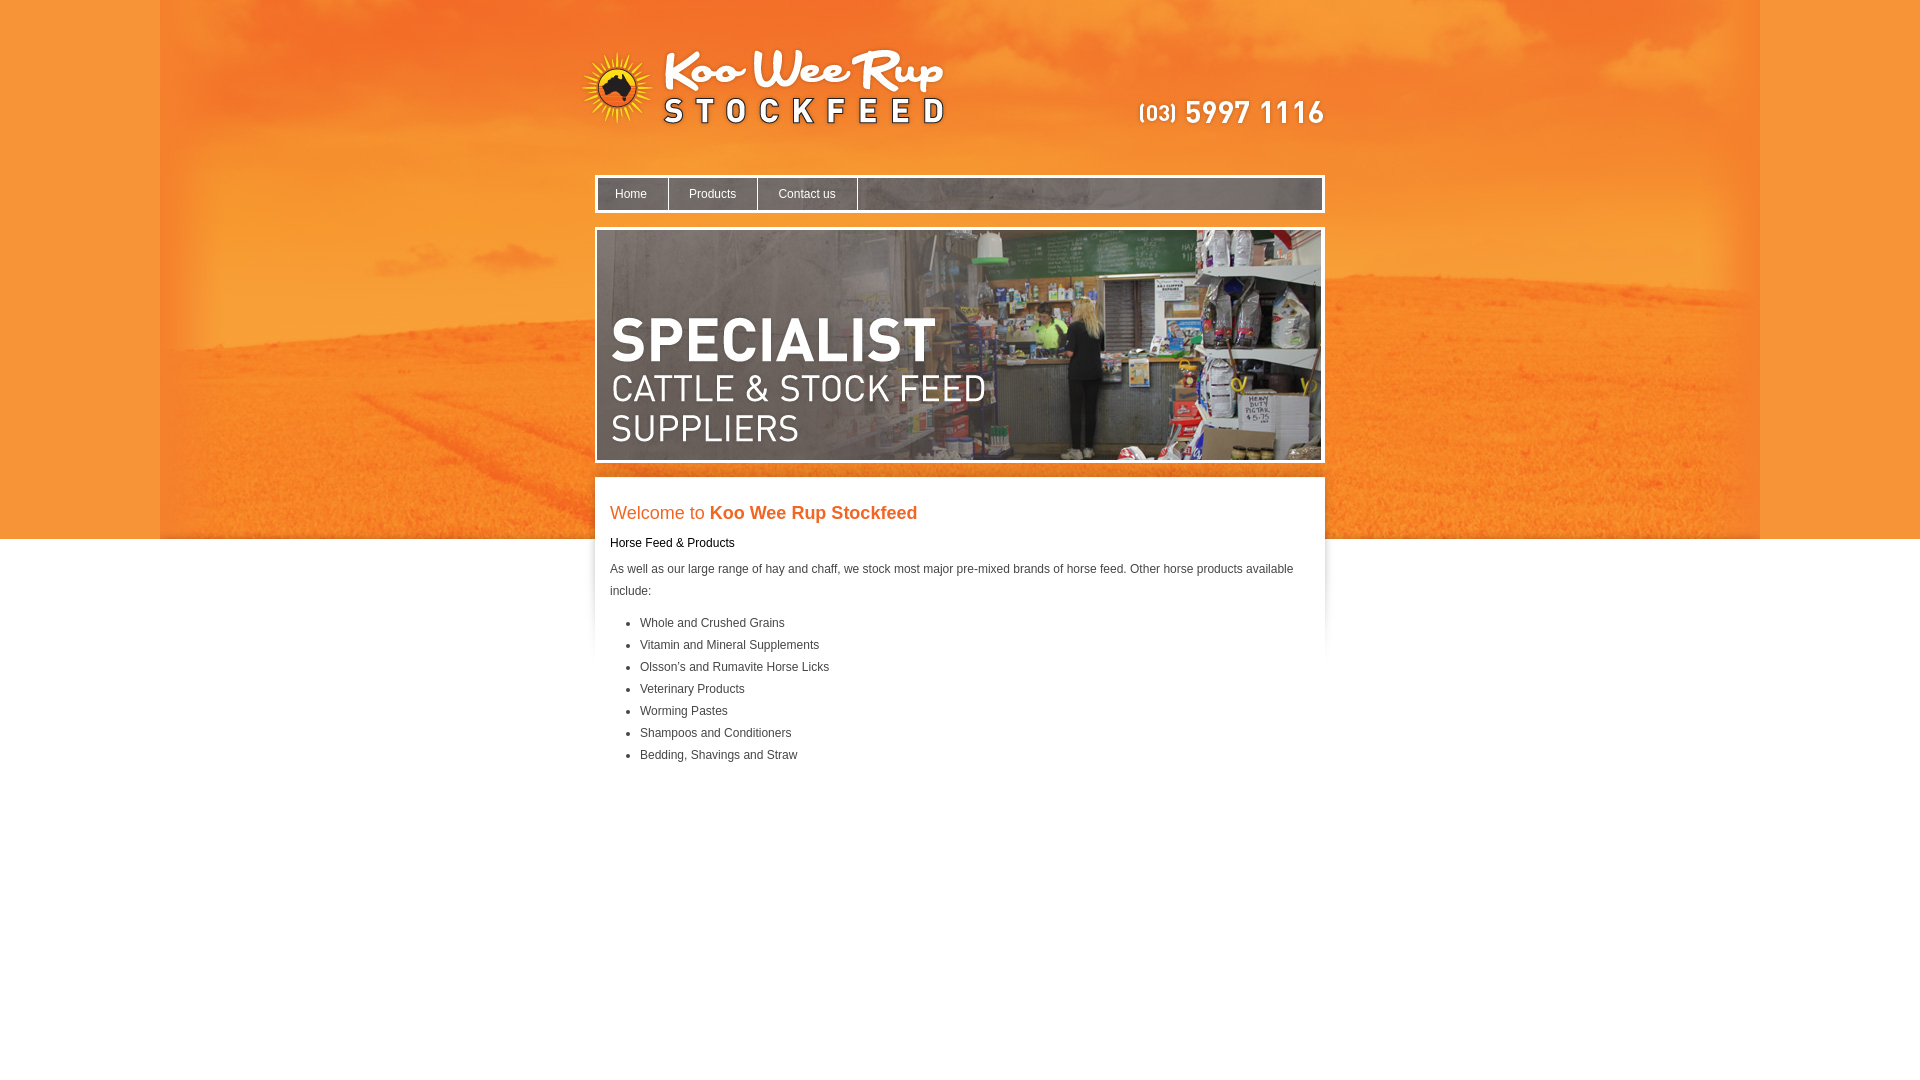 This screenshot has width=1920, height=1080. What do you see at coordinates (806, 193) in the screenshot?
I see `'Contact us'` at bounding box center [806, 193].